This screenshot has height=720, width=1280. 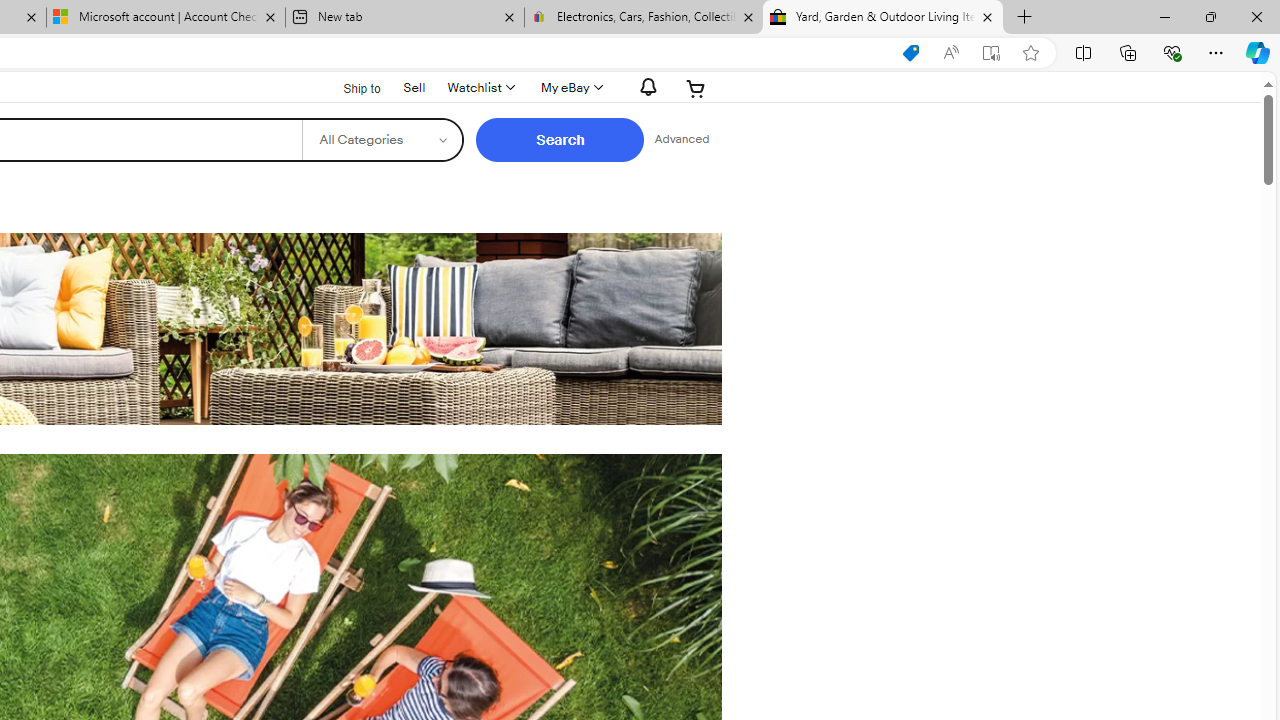 I want to click on 'My eBay', so click(x=569, y=87).